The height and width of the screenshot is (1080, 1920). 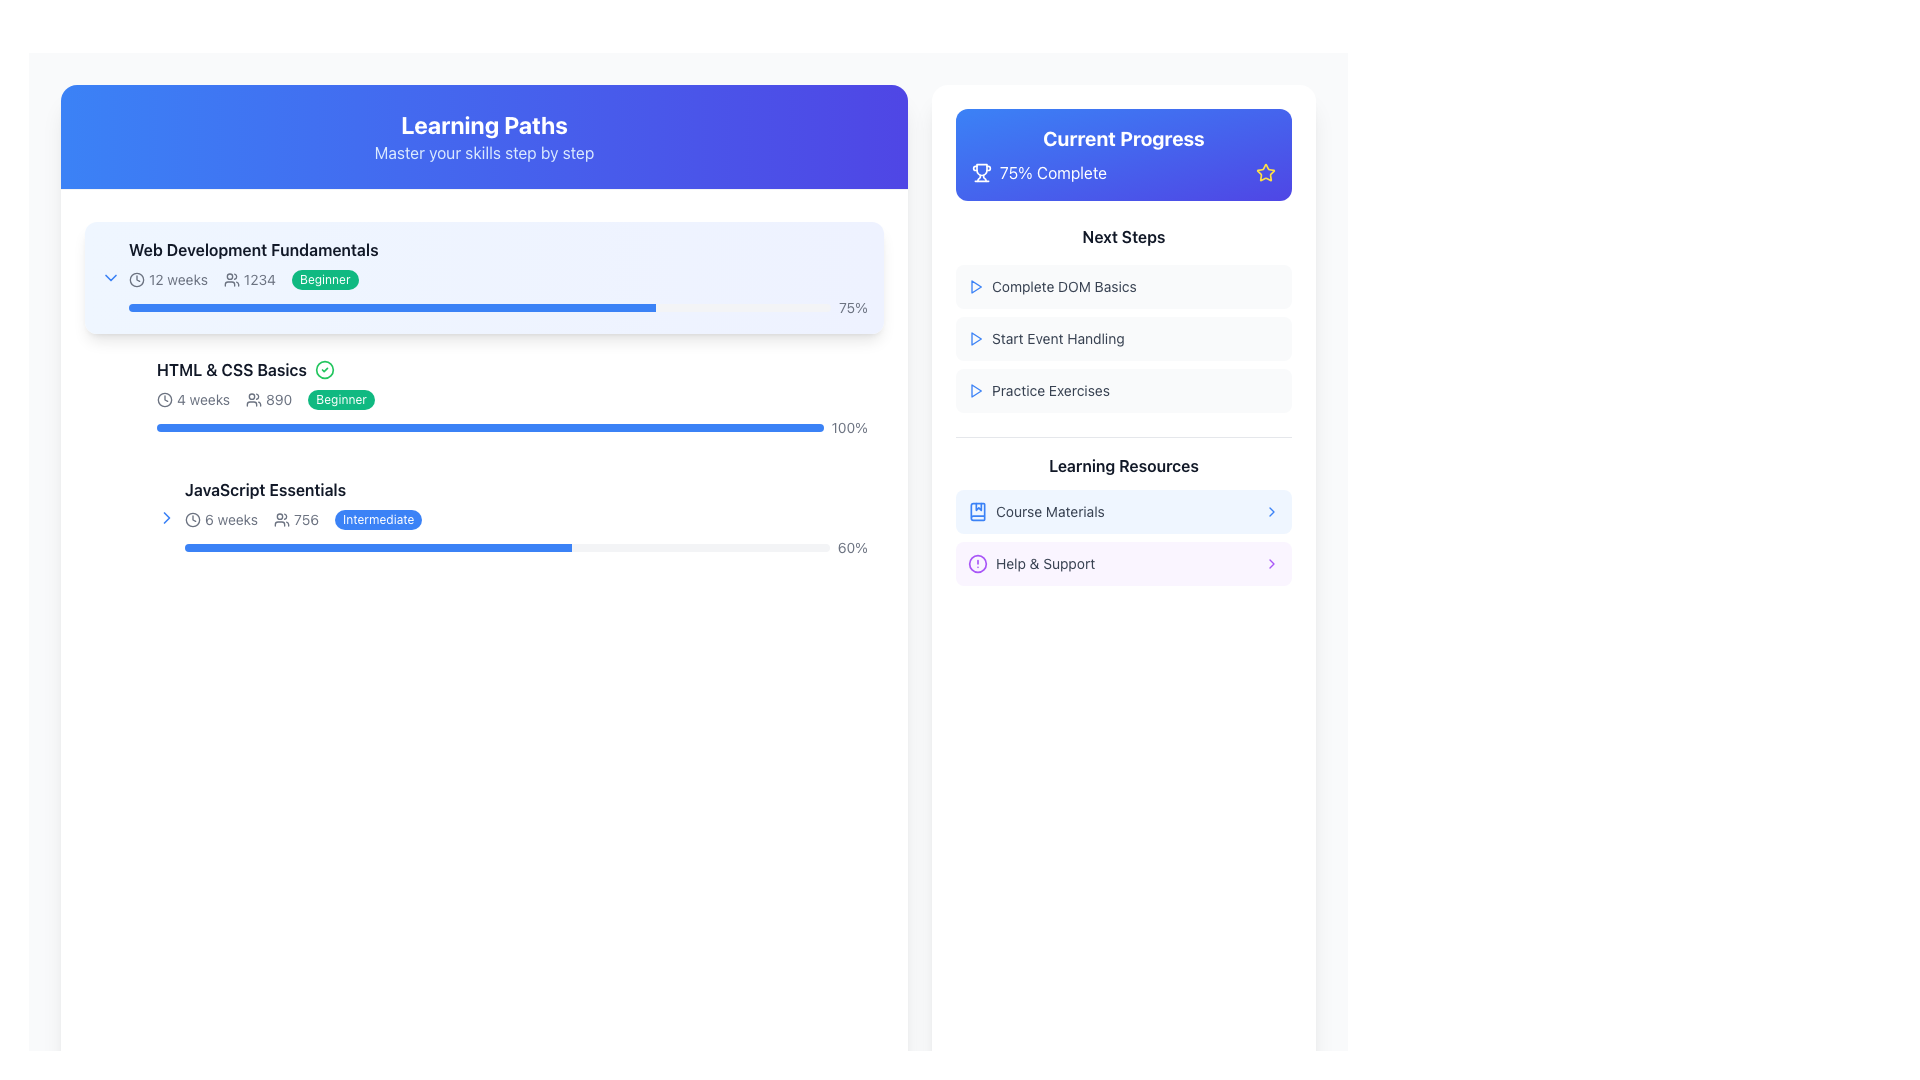 What do you see at coordinates (1049, 511) in the screenshot?
I see `text label displaying 'Course Materials', which is styled in gray and positioned within the 'Learning Resources' subsection, immediately following the book icon` at bounding box center [1049, 511].